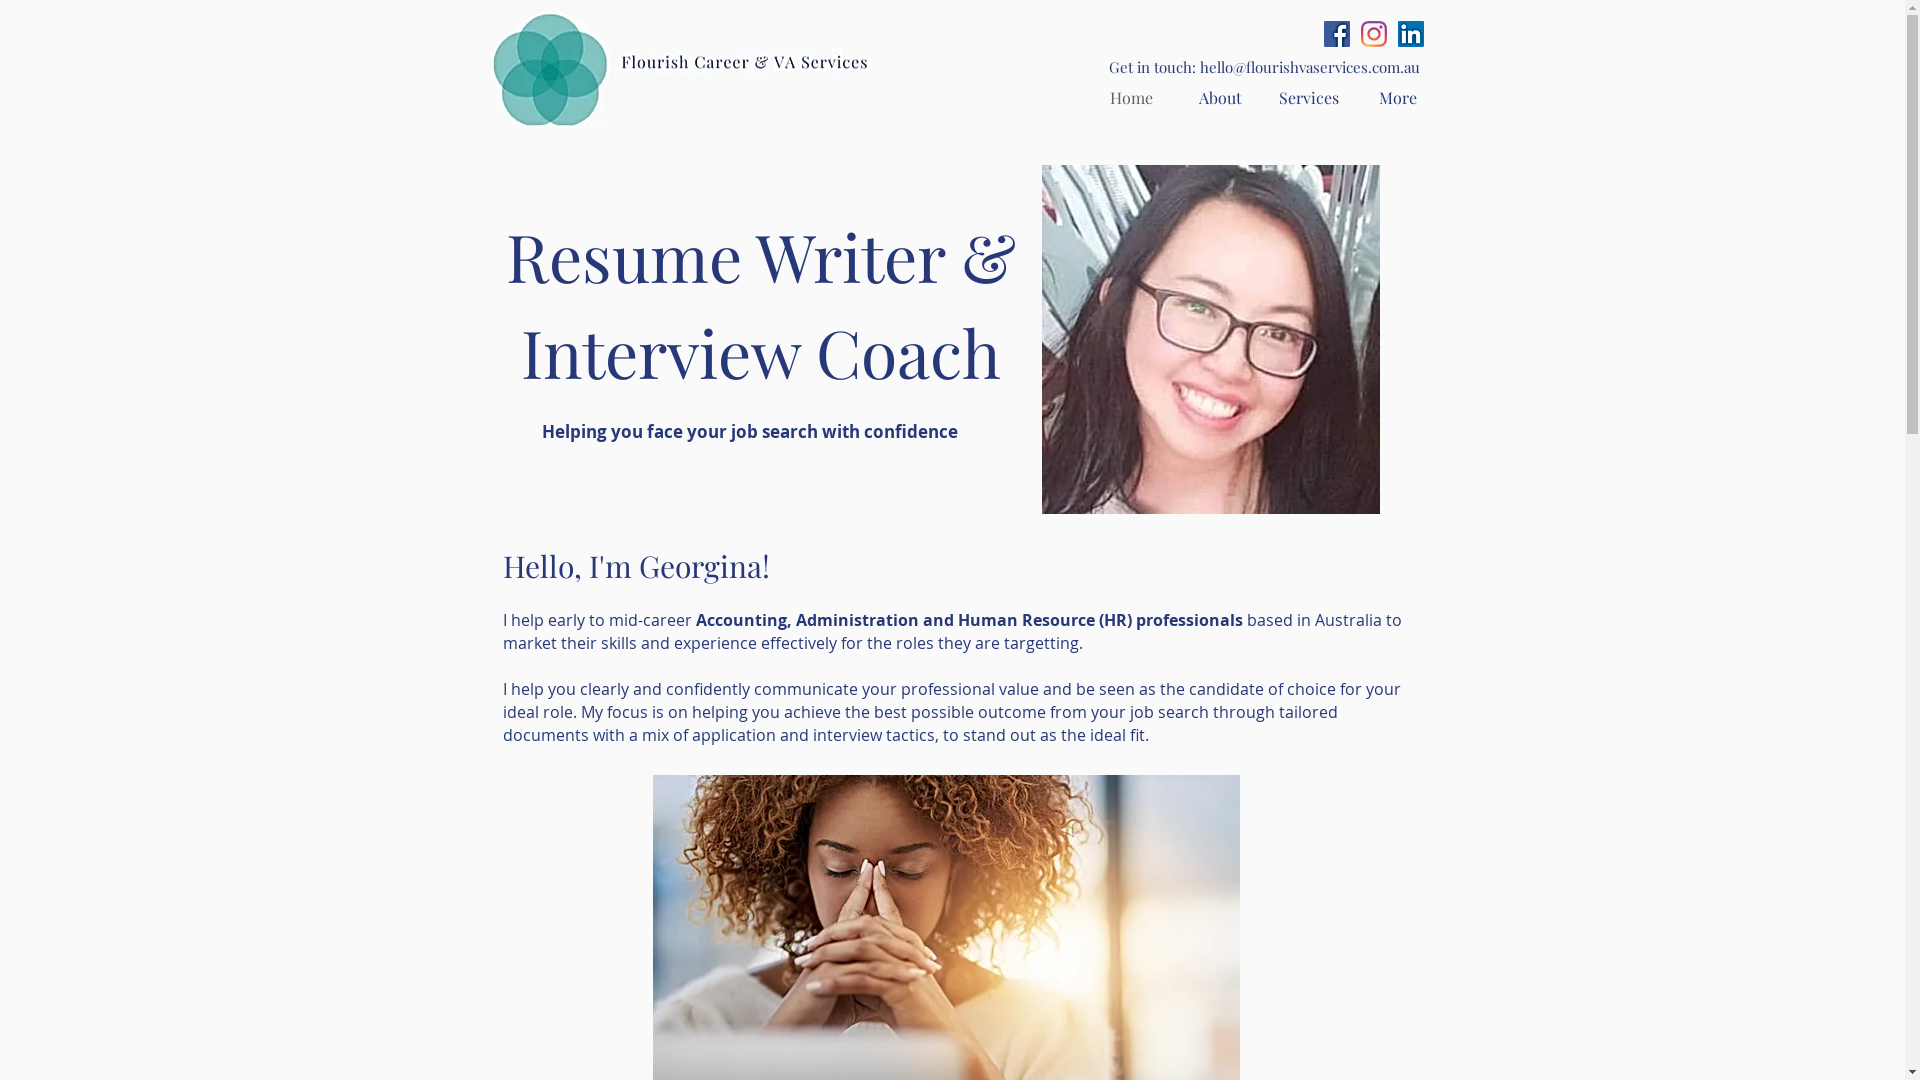  What do you see at coordinates (1219, 97) in the screenshot?
I see `'About'` at bounding box center [1219, 97].